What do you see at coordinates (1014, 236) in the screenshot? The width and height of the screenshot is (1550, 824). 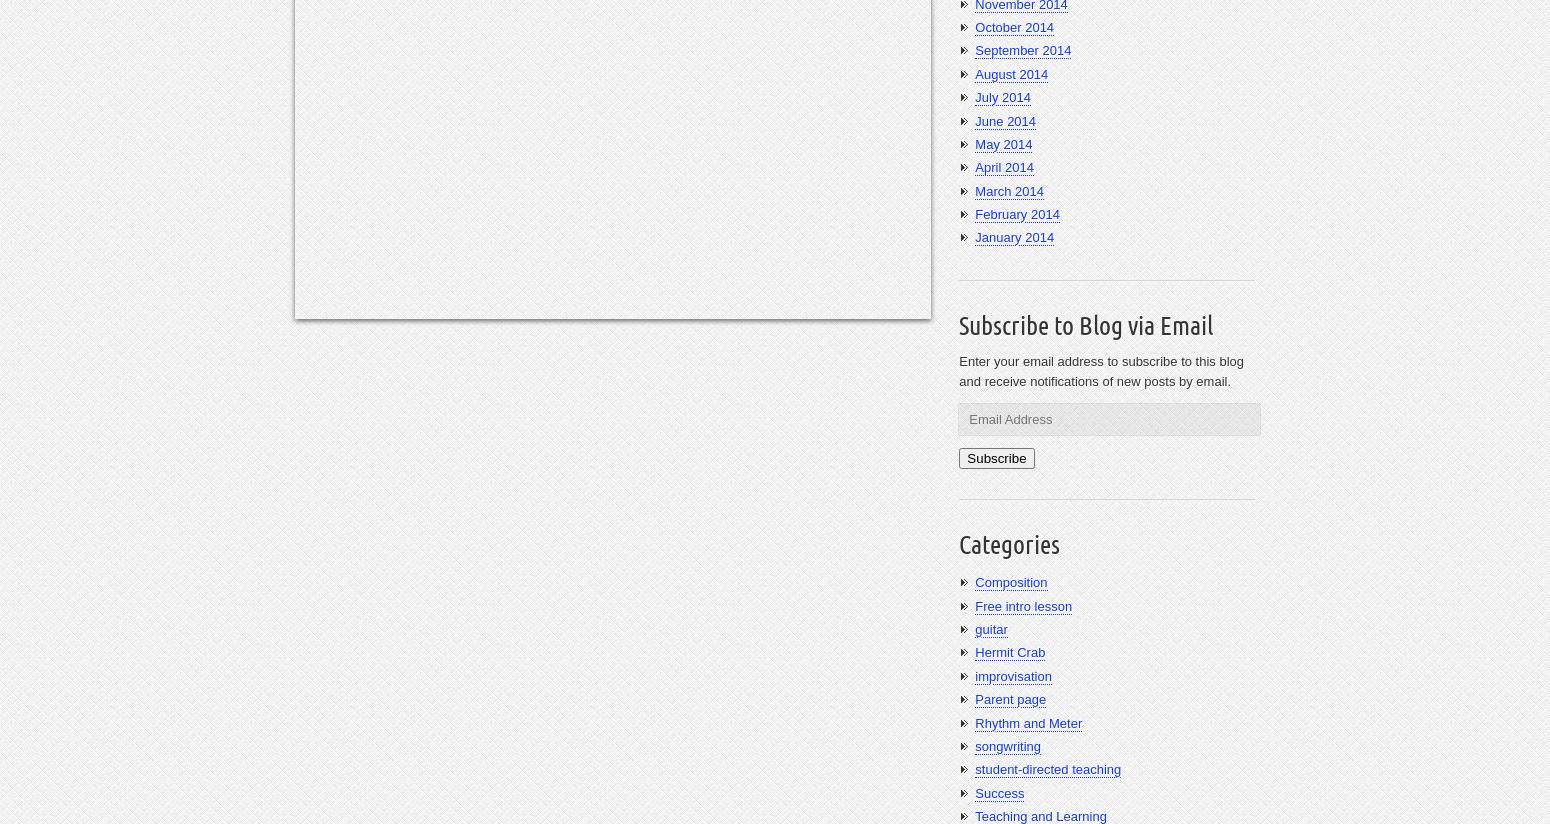 I see `'January 2014'` at bounding box center [1014, 236].